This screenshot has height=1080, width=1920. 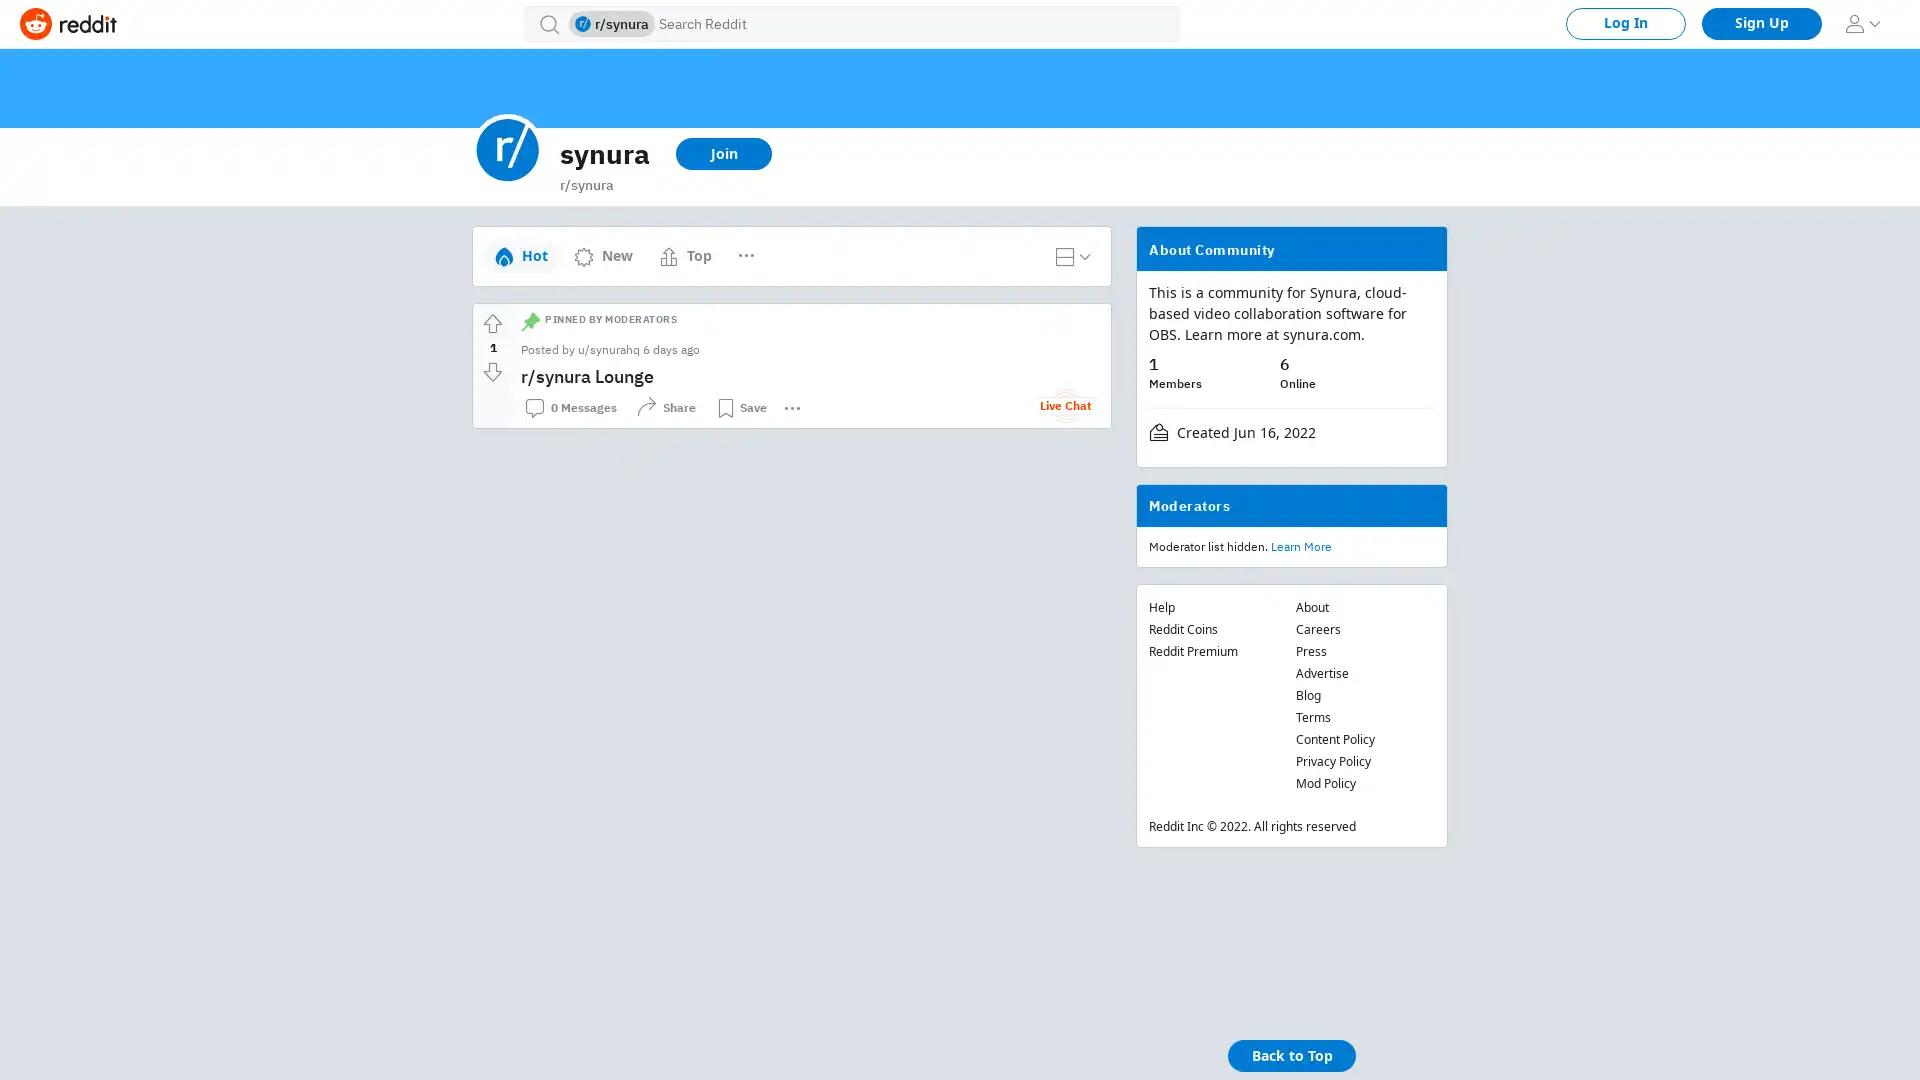 I want to click on Back to Top, so click(x=1291, y=1055).